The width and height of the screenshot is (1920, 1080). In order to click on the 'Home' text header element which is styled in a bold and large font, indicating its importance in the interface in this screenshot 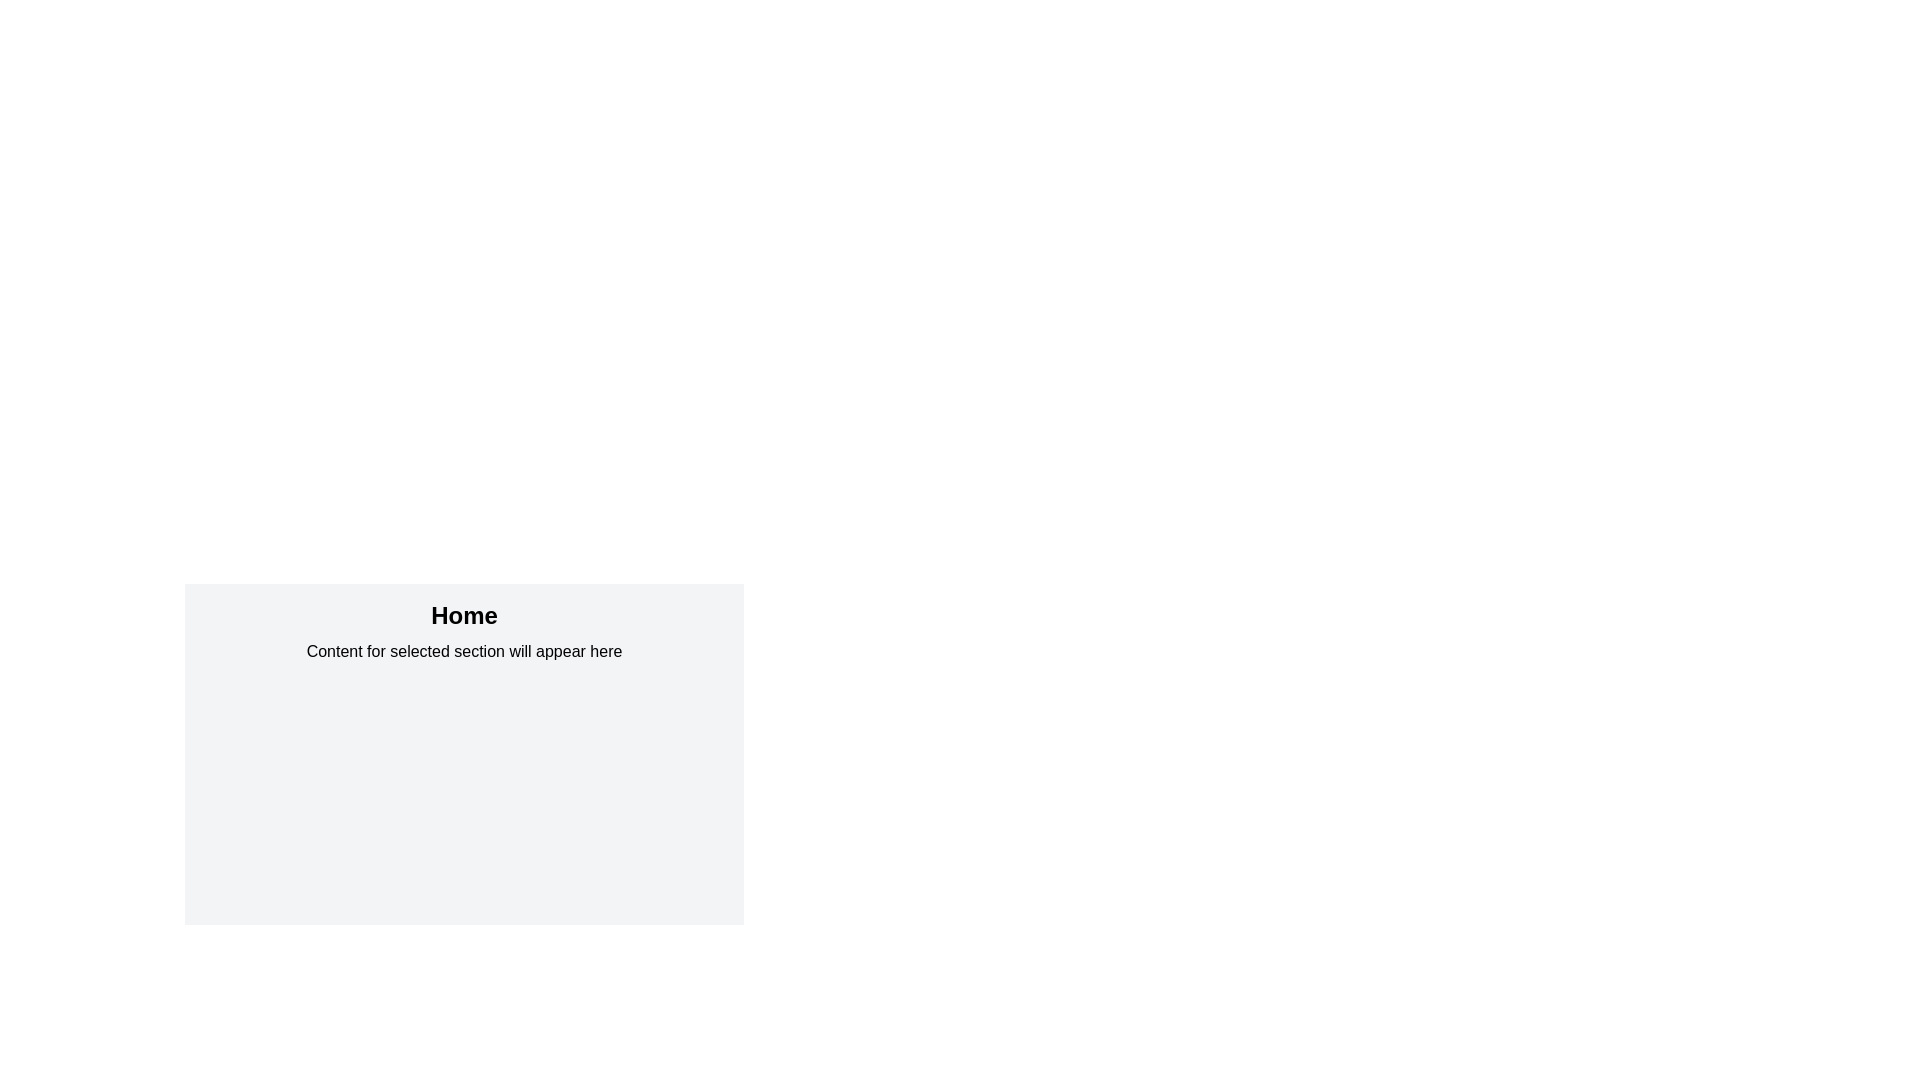, I will do `click(463, 615)`.